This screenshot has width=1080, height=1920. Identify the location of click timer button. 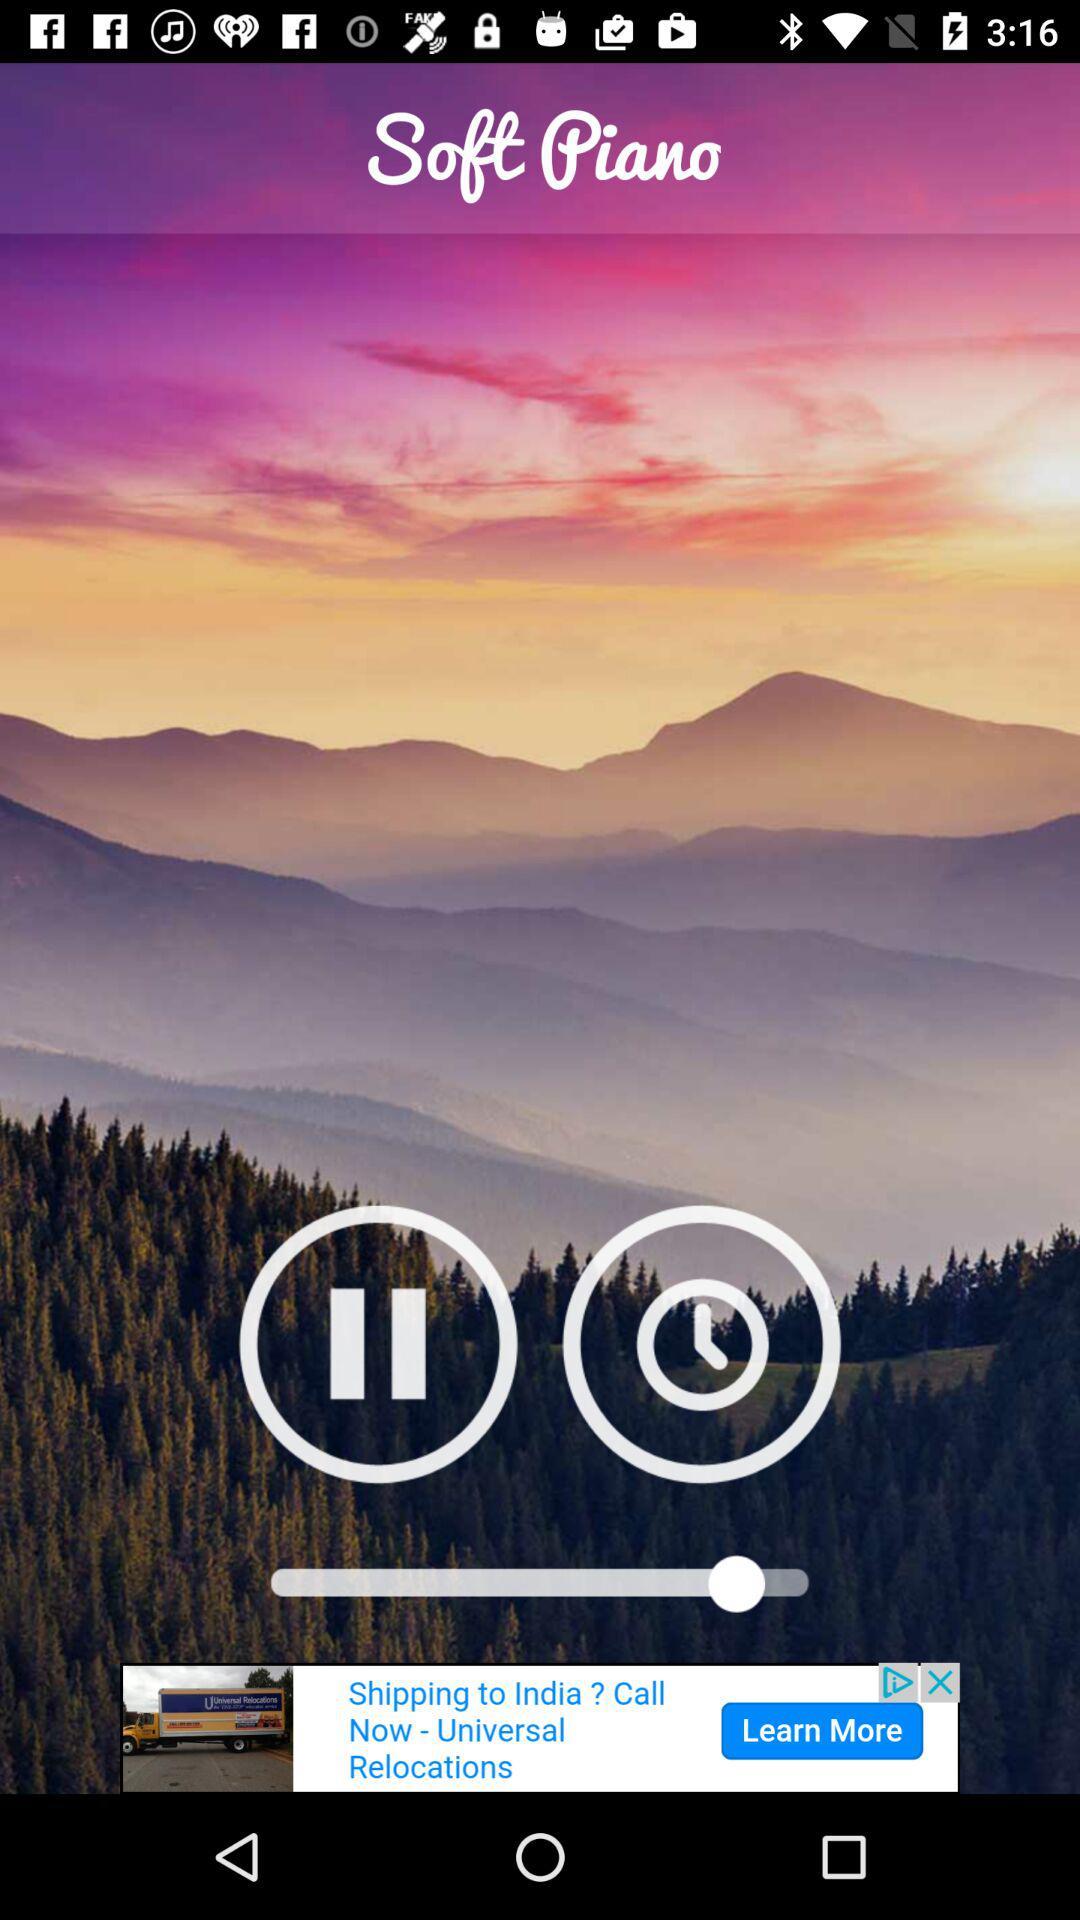
(700, 1343).